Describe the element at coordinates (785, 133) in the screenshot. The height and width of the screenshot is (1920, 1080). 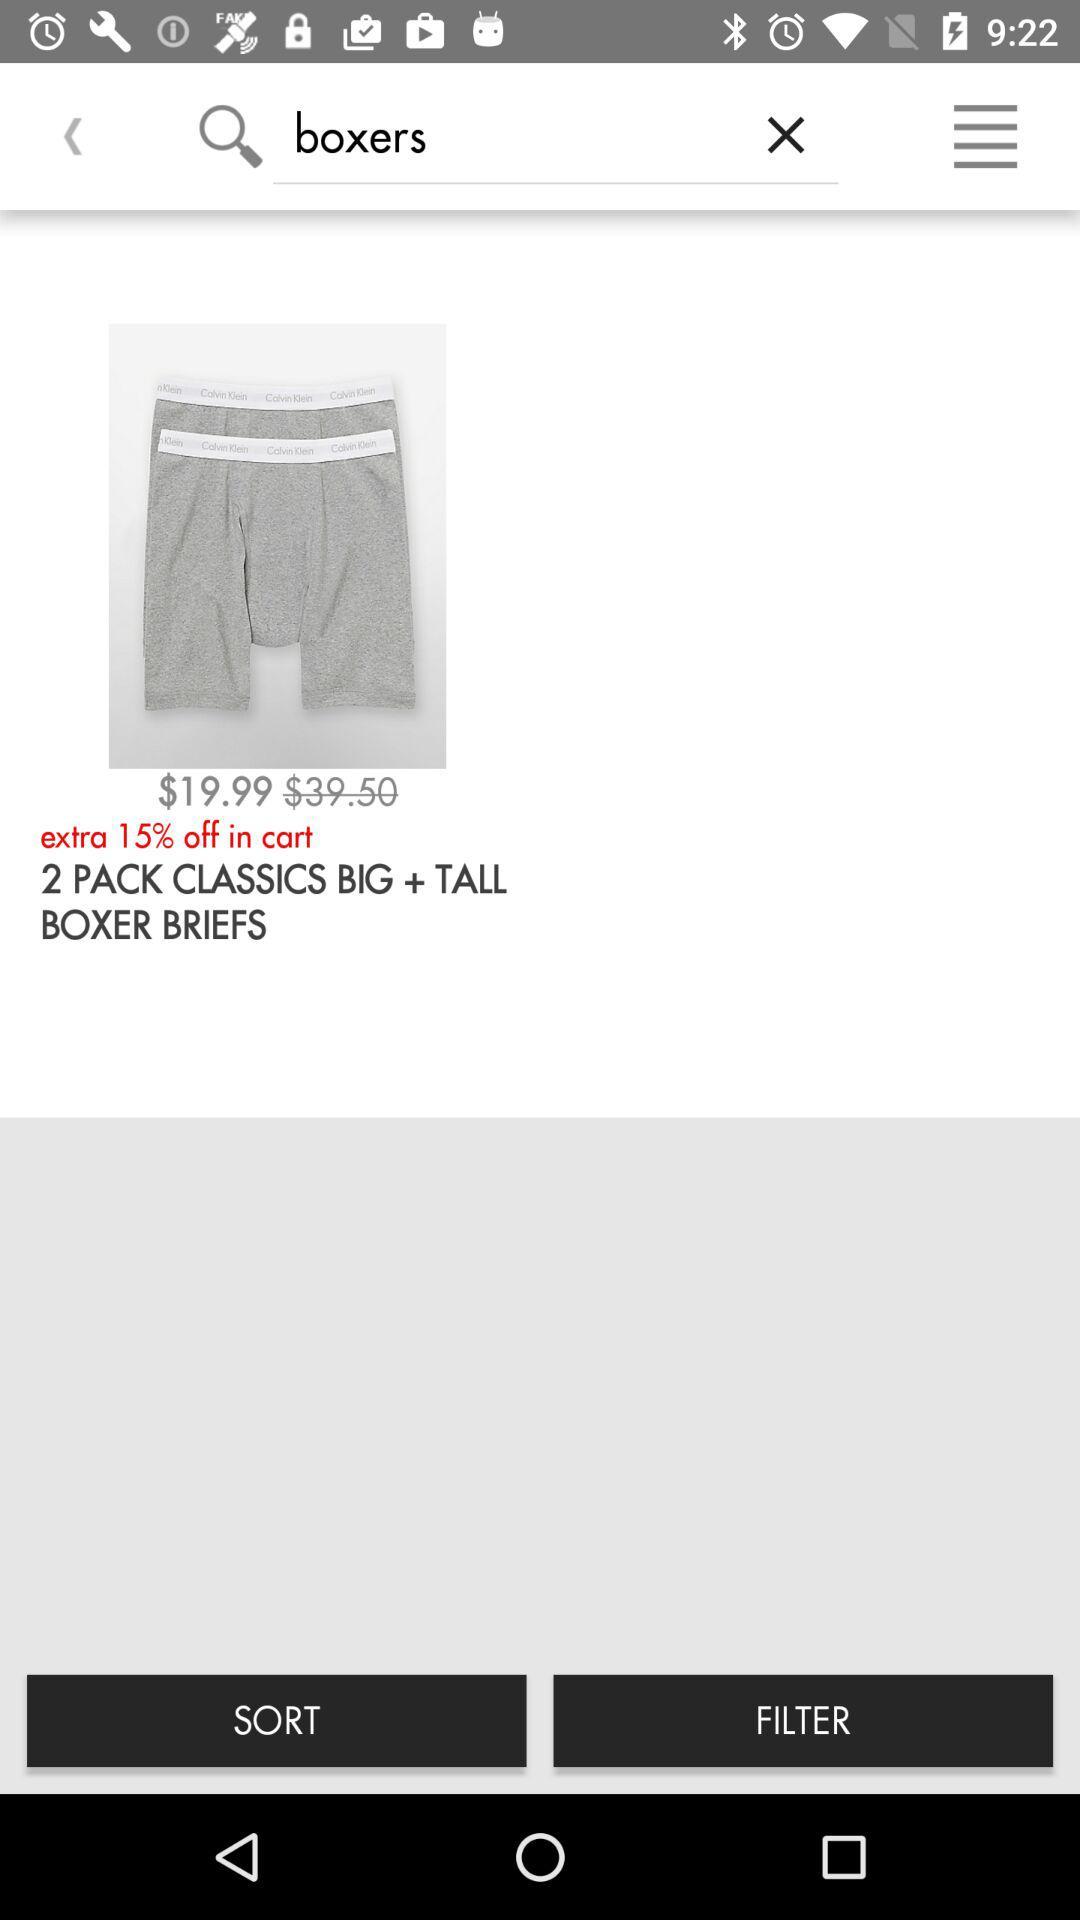
I see `the icon to the right of the boxers icon` at that location.